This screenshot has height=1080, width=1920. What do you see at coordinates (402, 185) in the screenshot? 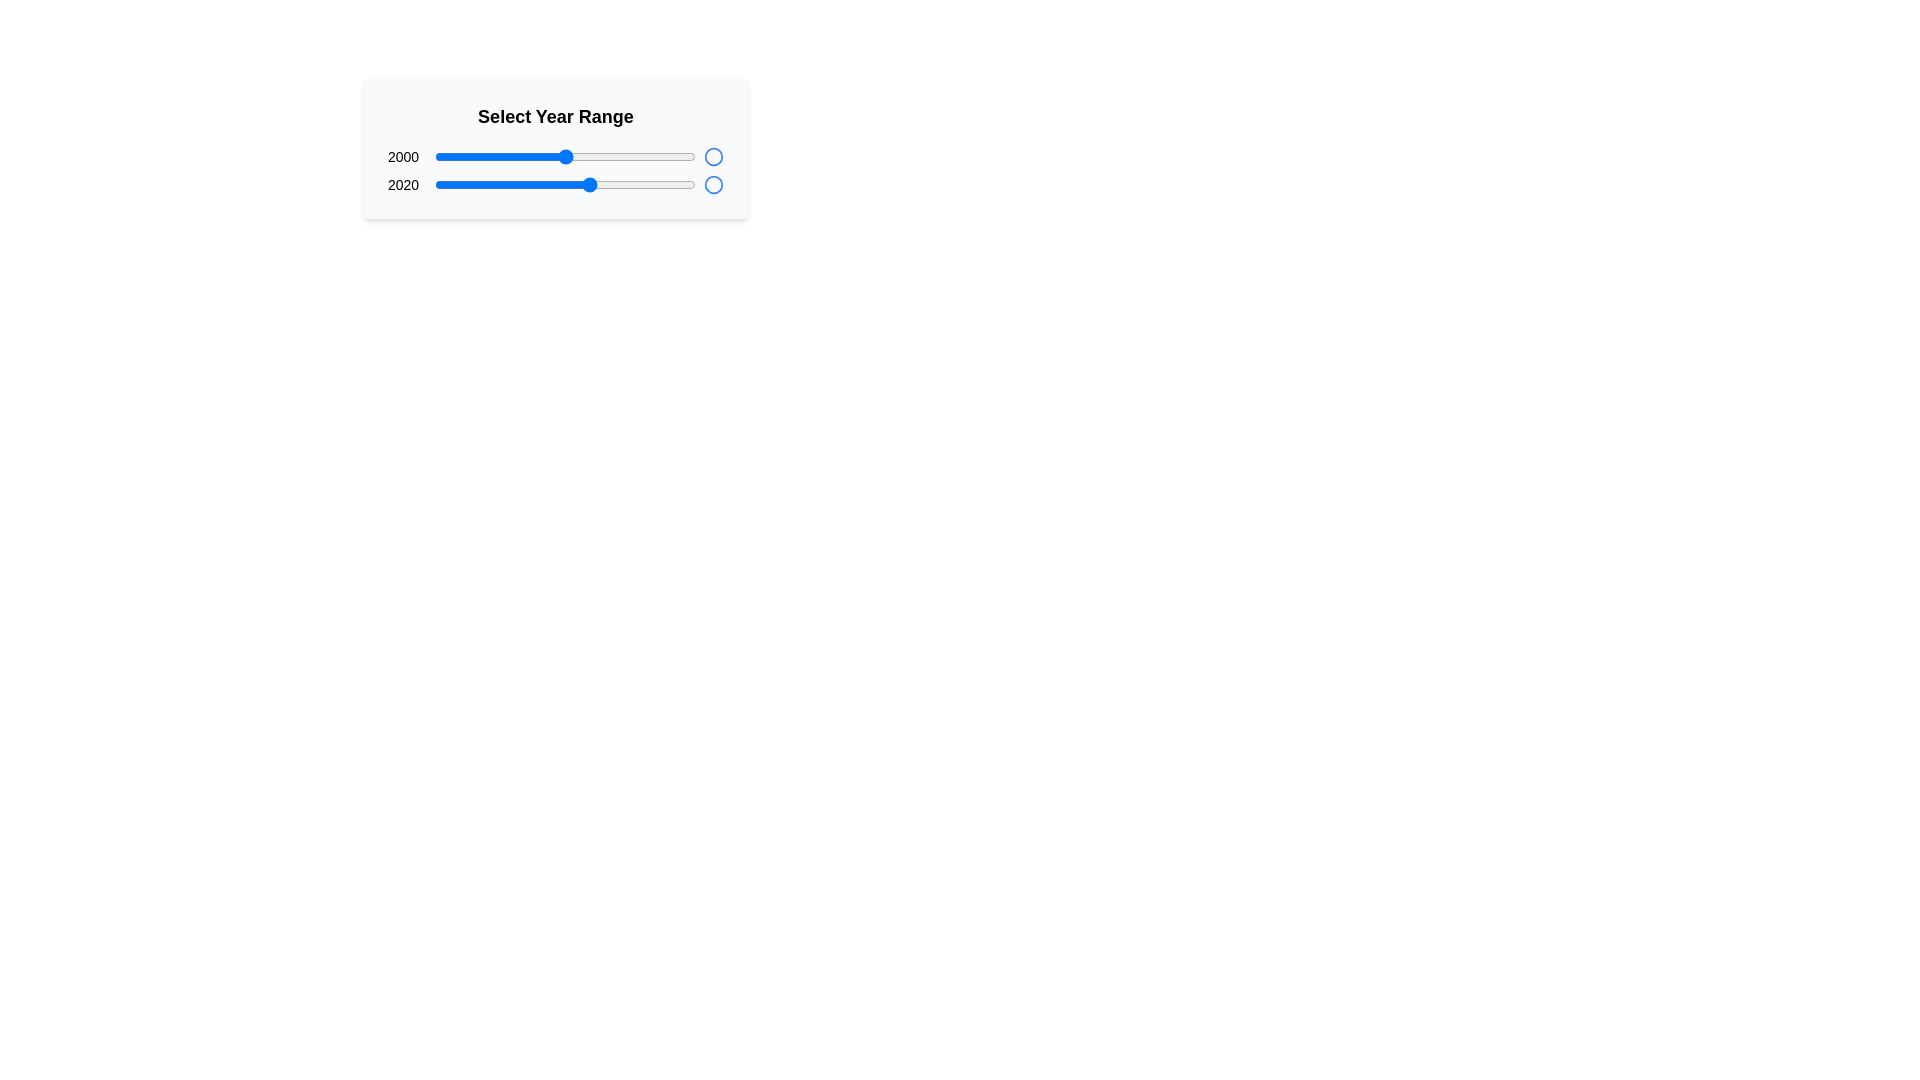
I see `the static text displaying the year '2020' which is positioned to the left of a horizontal slider` at bounding box center [402, 185].